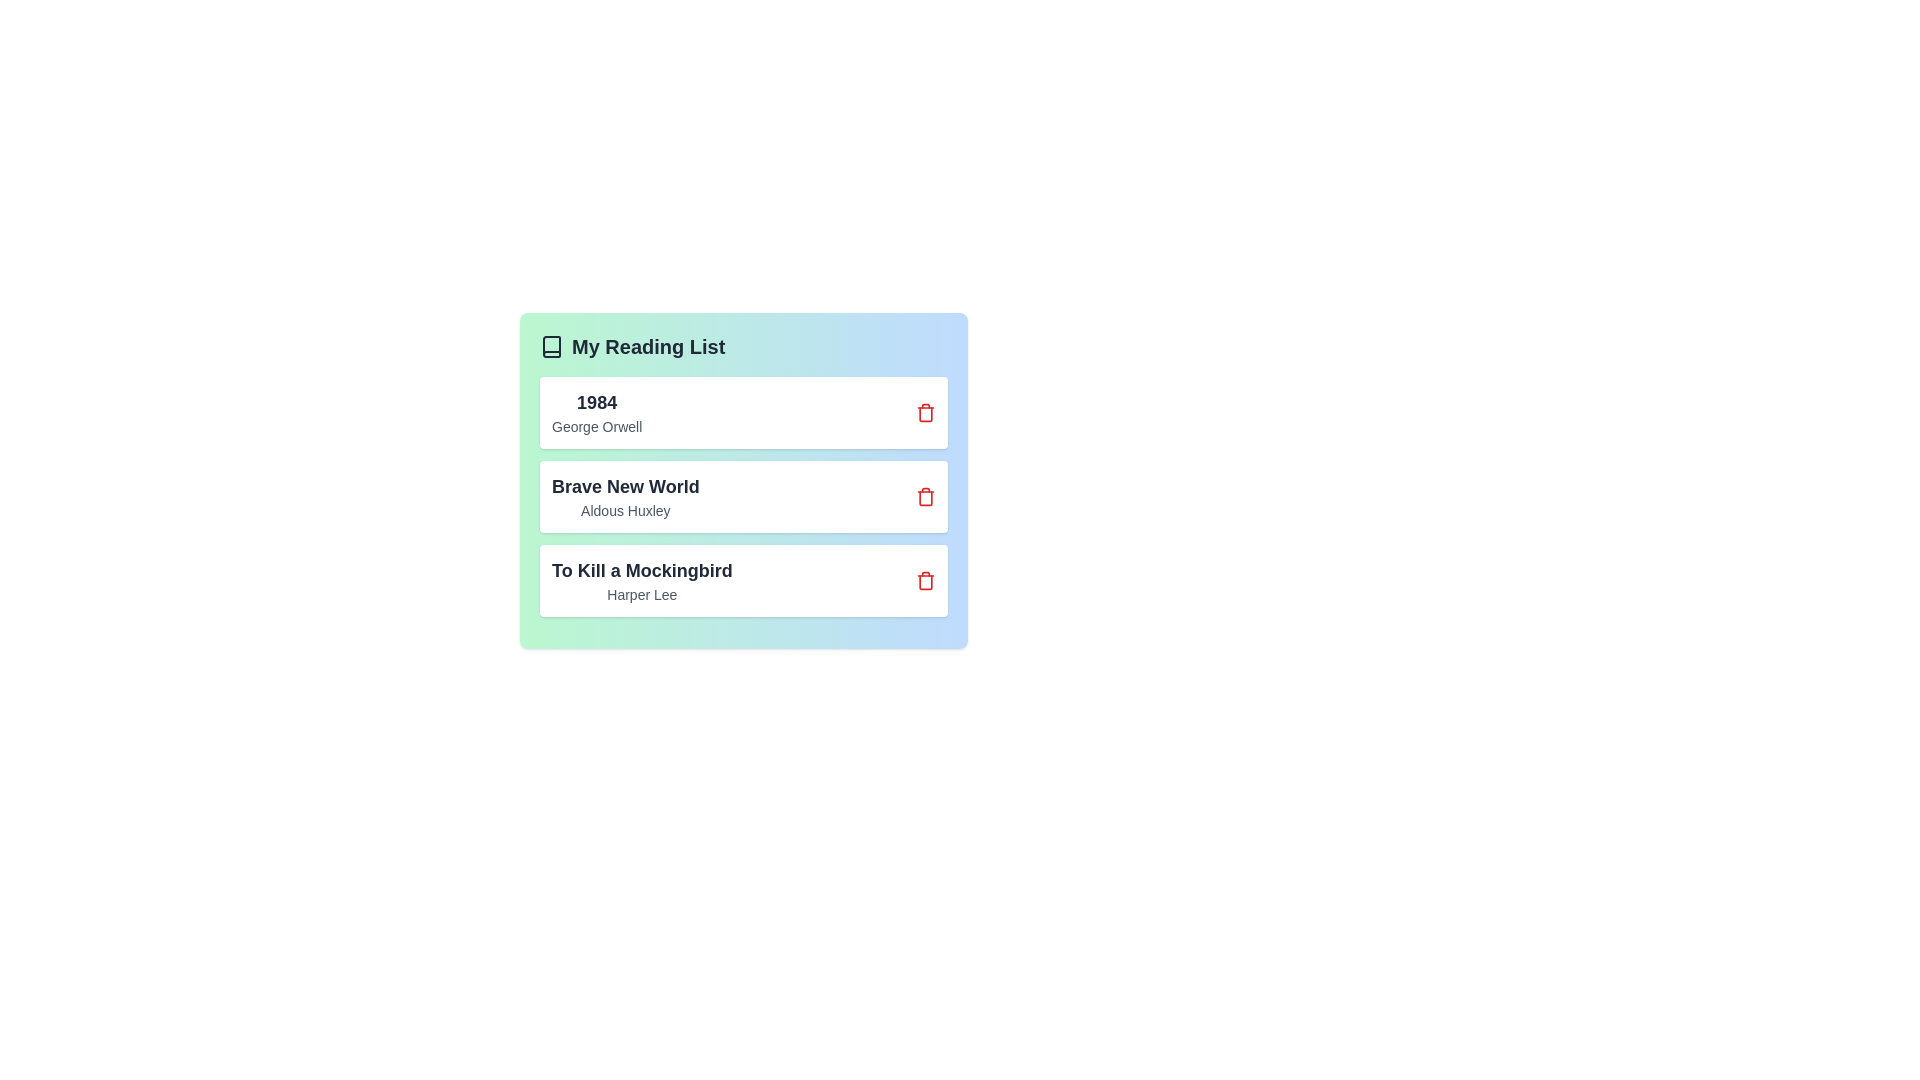 Image resolution: width=1920 pixels, height=1080 pixels. I want to click on the trash icon next to the book titled 'Brave New World' to remove it from the list, so click(925, 496).